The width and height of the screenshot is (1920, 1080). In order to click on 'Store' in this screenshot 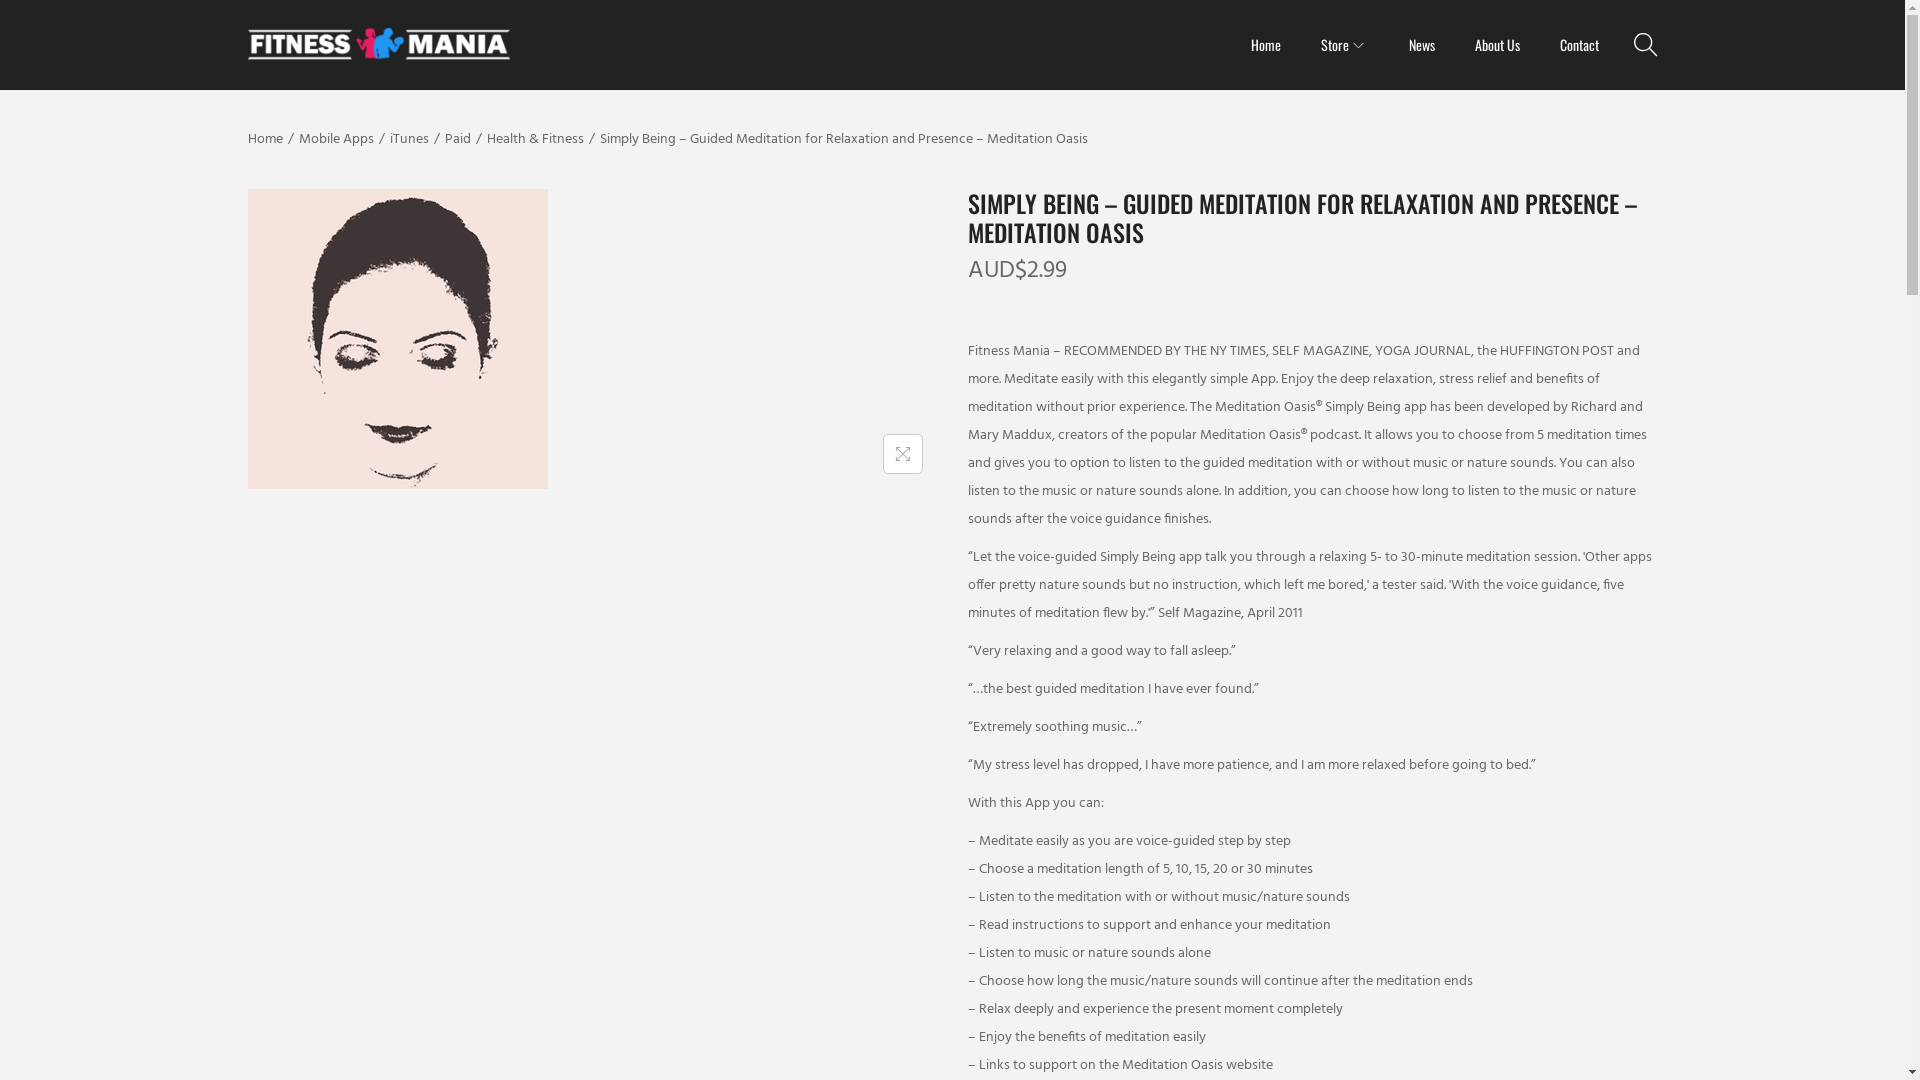, I will do `click(1344, 45)`.